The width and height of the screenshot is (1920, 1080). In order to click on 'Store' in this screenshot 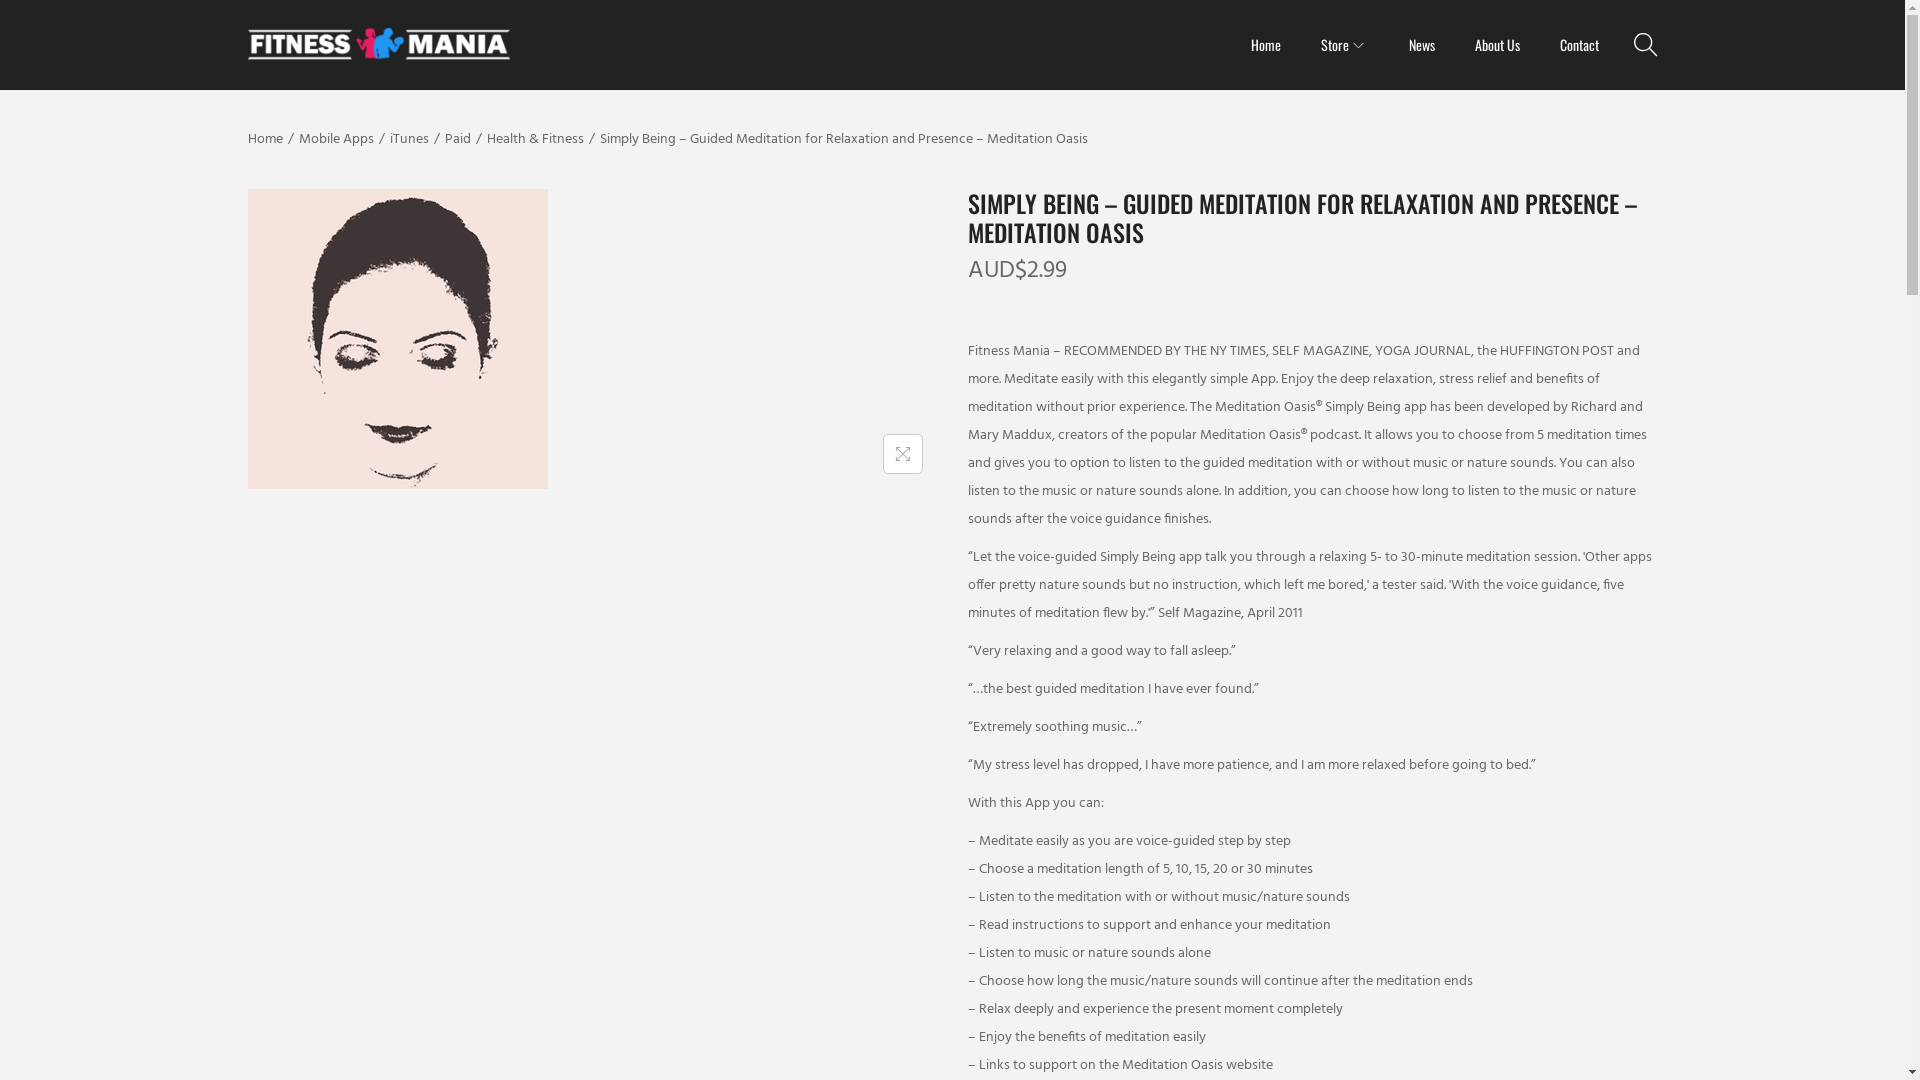, I will do `click(1344, 45)`.